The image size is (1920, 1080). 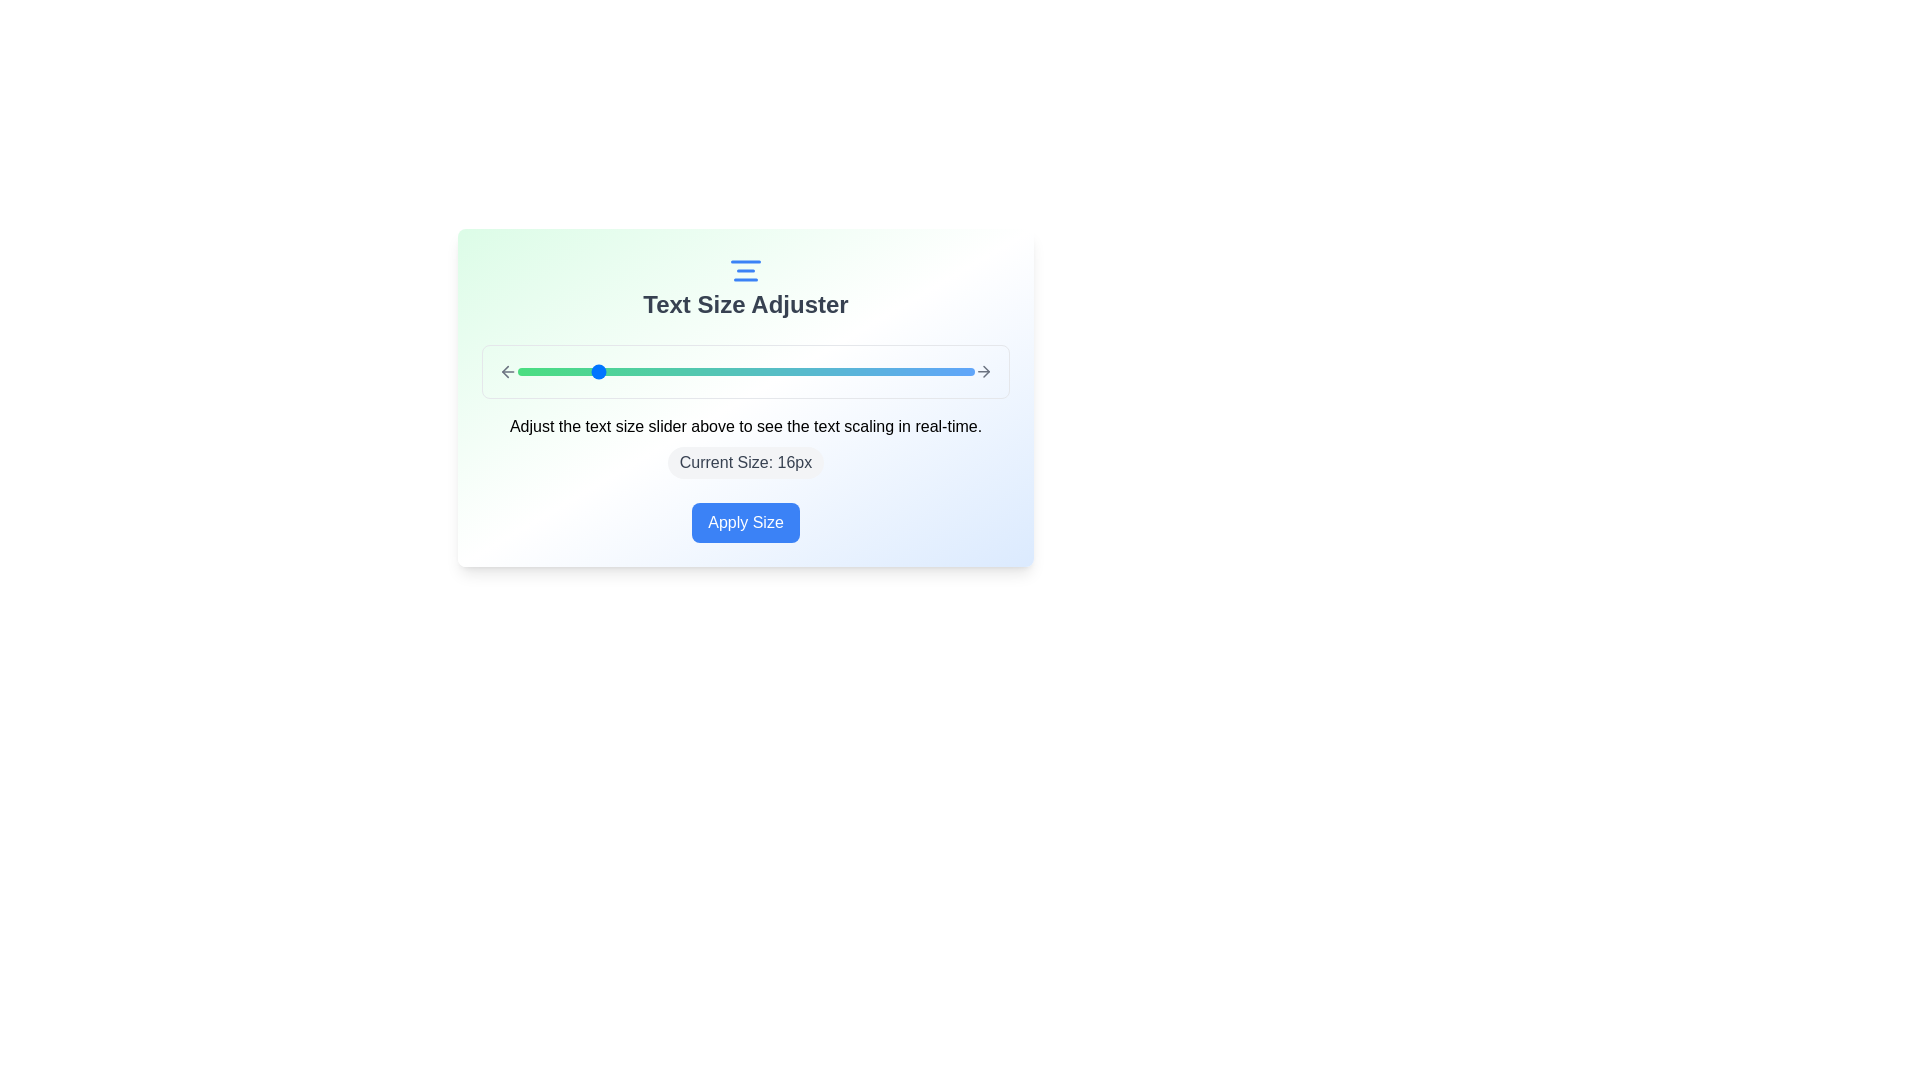 What do you see at coordinates (744, 304) in the screenshot?
I see `the text to select it for interaction` at bounding box center [744, 304].